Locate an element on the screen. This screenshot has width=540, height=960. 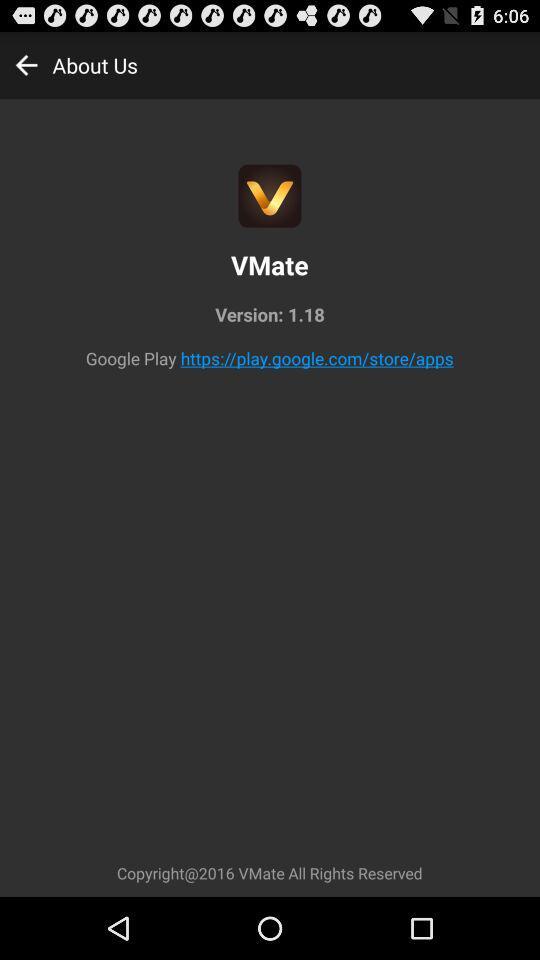
icon next to about us is located at coordinates (25, 64).